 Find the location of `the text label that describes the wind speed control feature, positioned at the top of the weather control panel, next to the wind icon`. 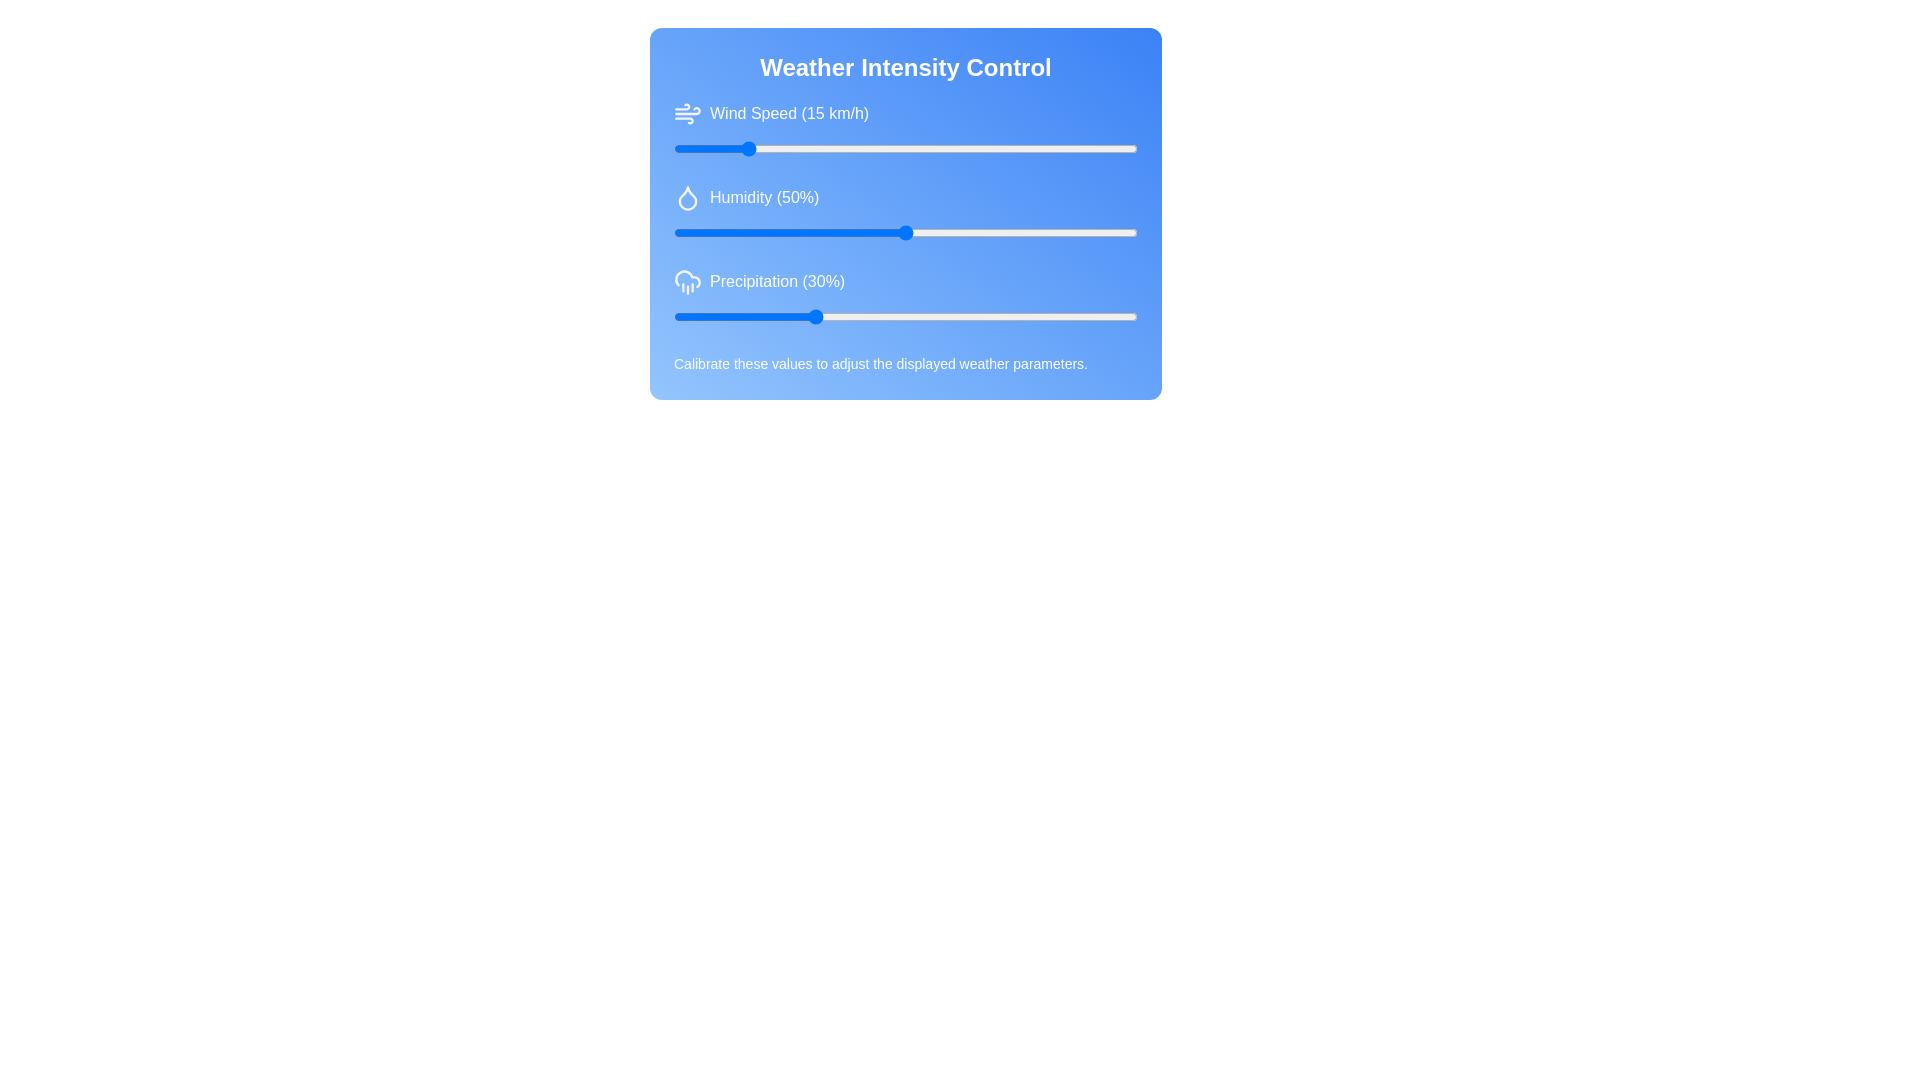

the text label that describes the wind speed control feature, positioned at the top of the weather control panel, next to the wind icon is located at coordinates (788, 114).